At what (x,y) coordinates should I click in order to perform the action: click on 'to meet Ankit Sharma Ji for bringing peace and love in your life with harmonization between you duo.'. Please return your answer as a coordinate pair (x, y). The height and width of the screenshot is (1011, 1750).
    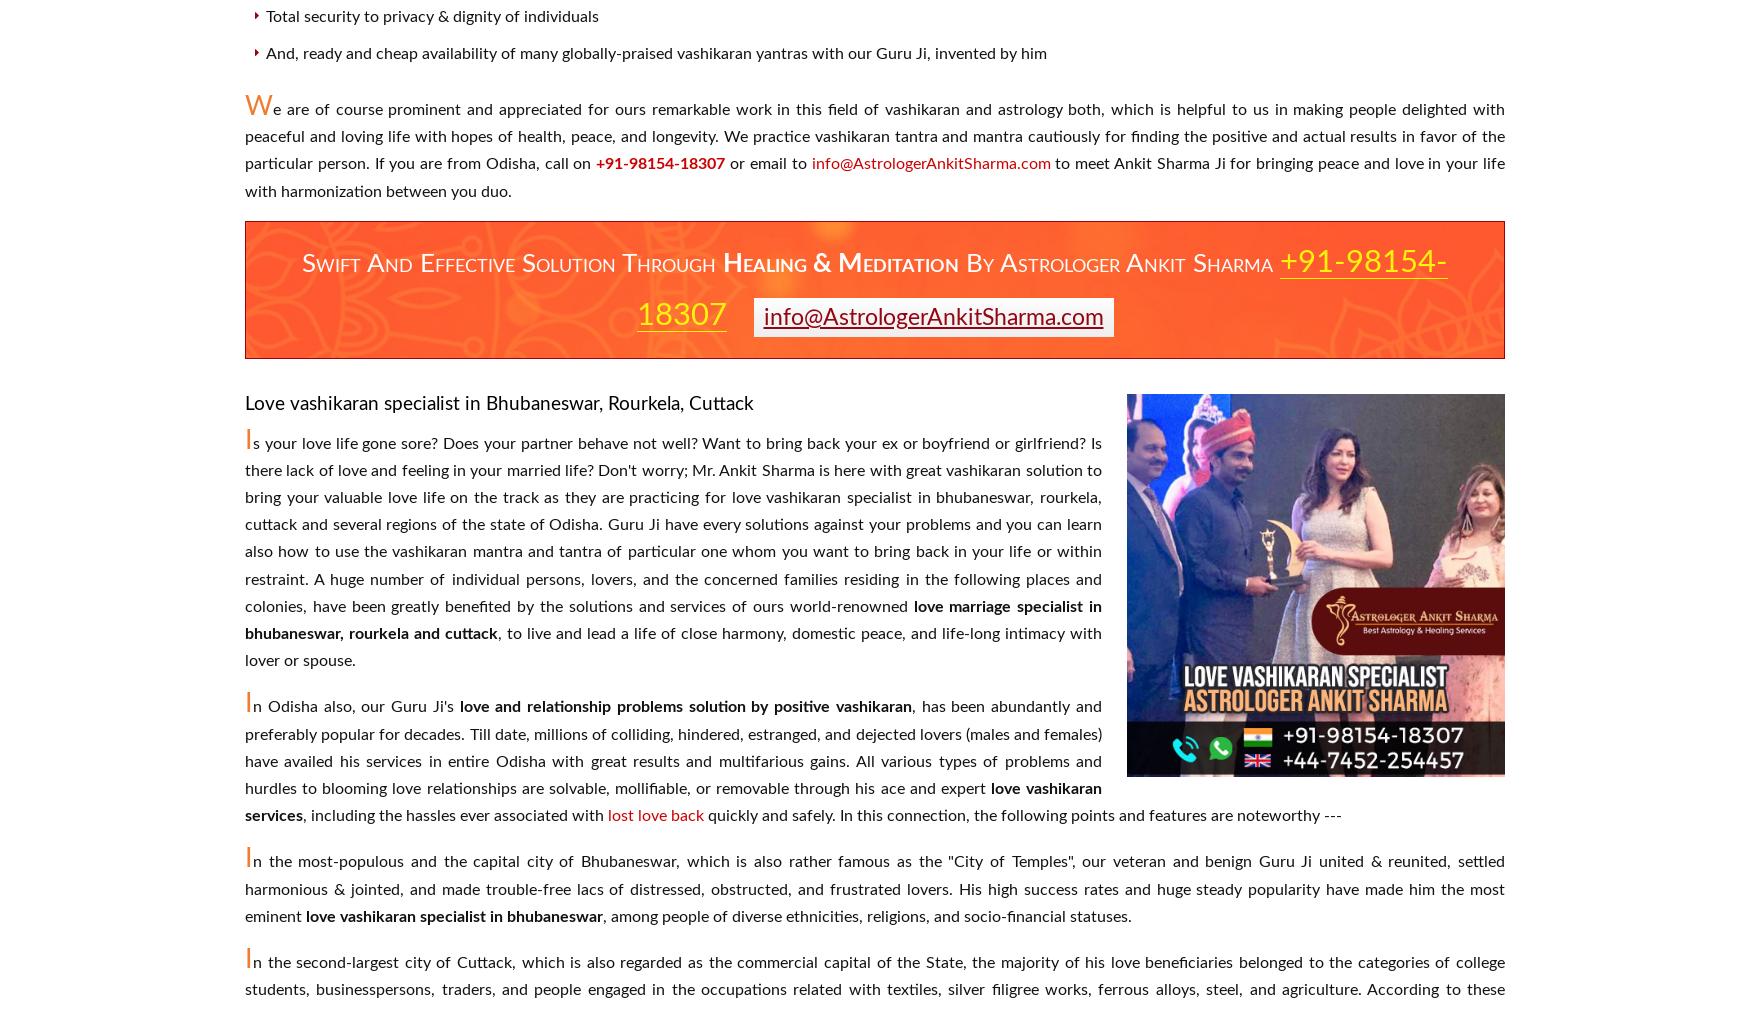
    Looking at the image, I should click on (245, 177).